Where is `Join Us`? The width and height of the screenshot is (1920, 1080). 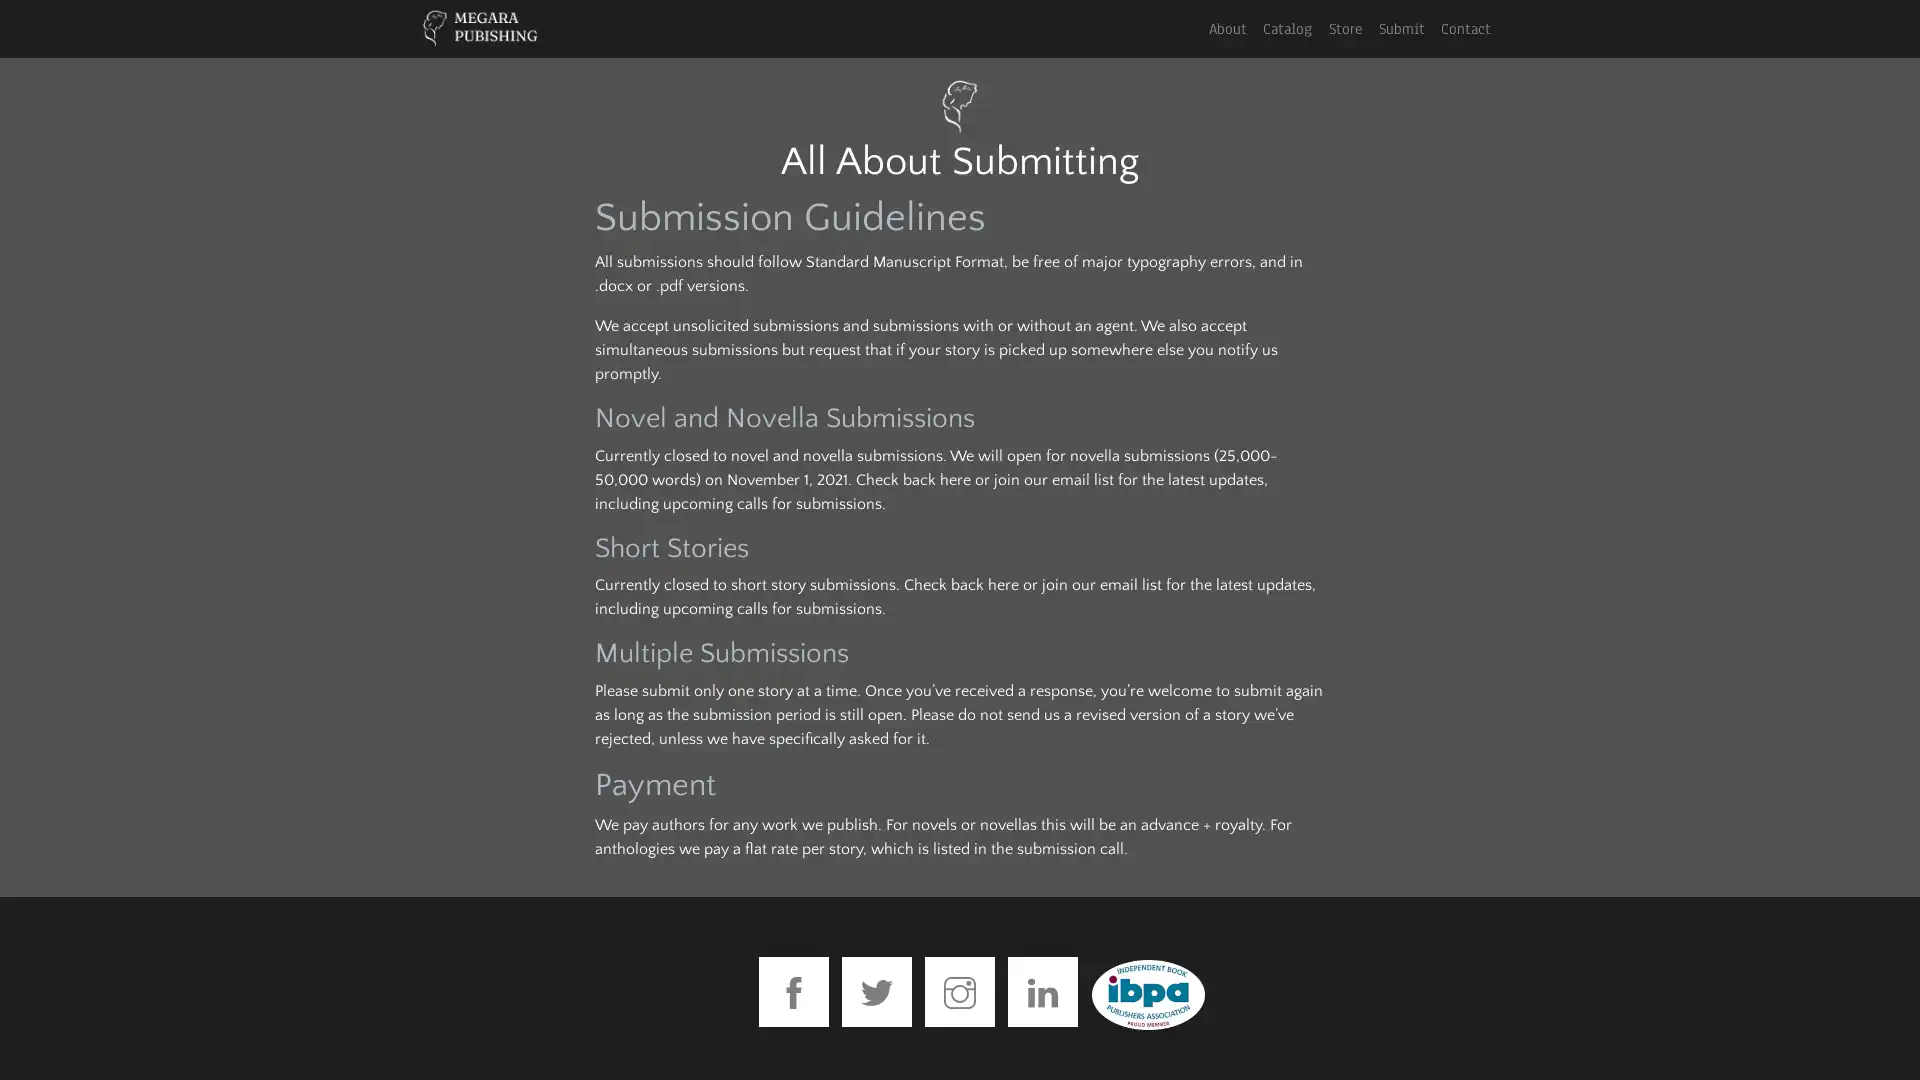
Join Us is located at coordinates (958, 296).